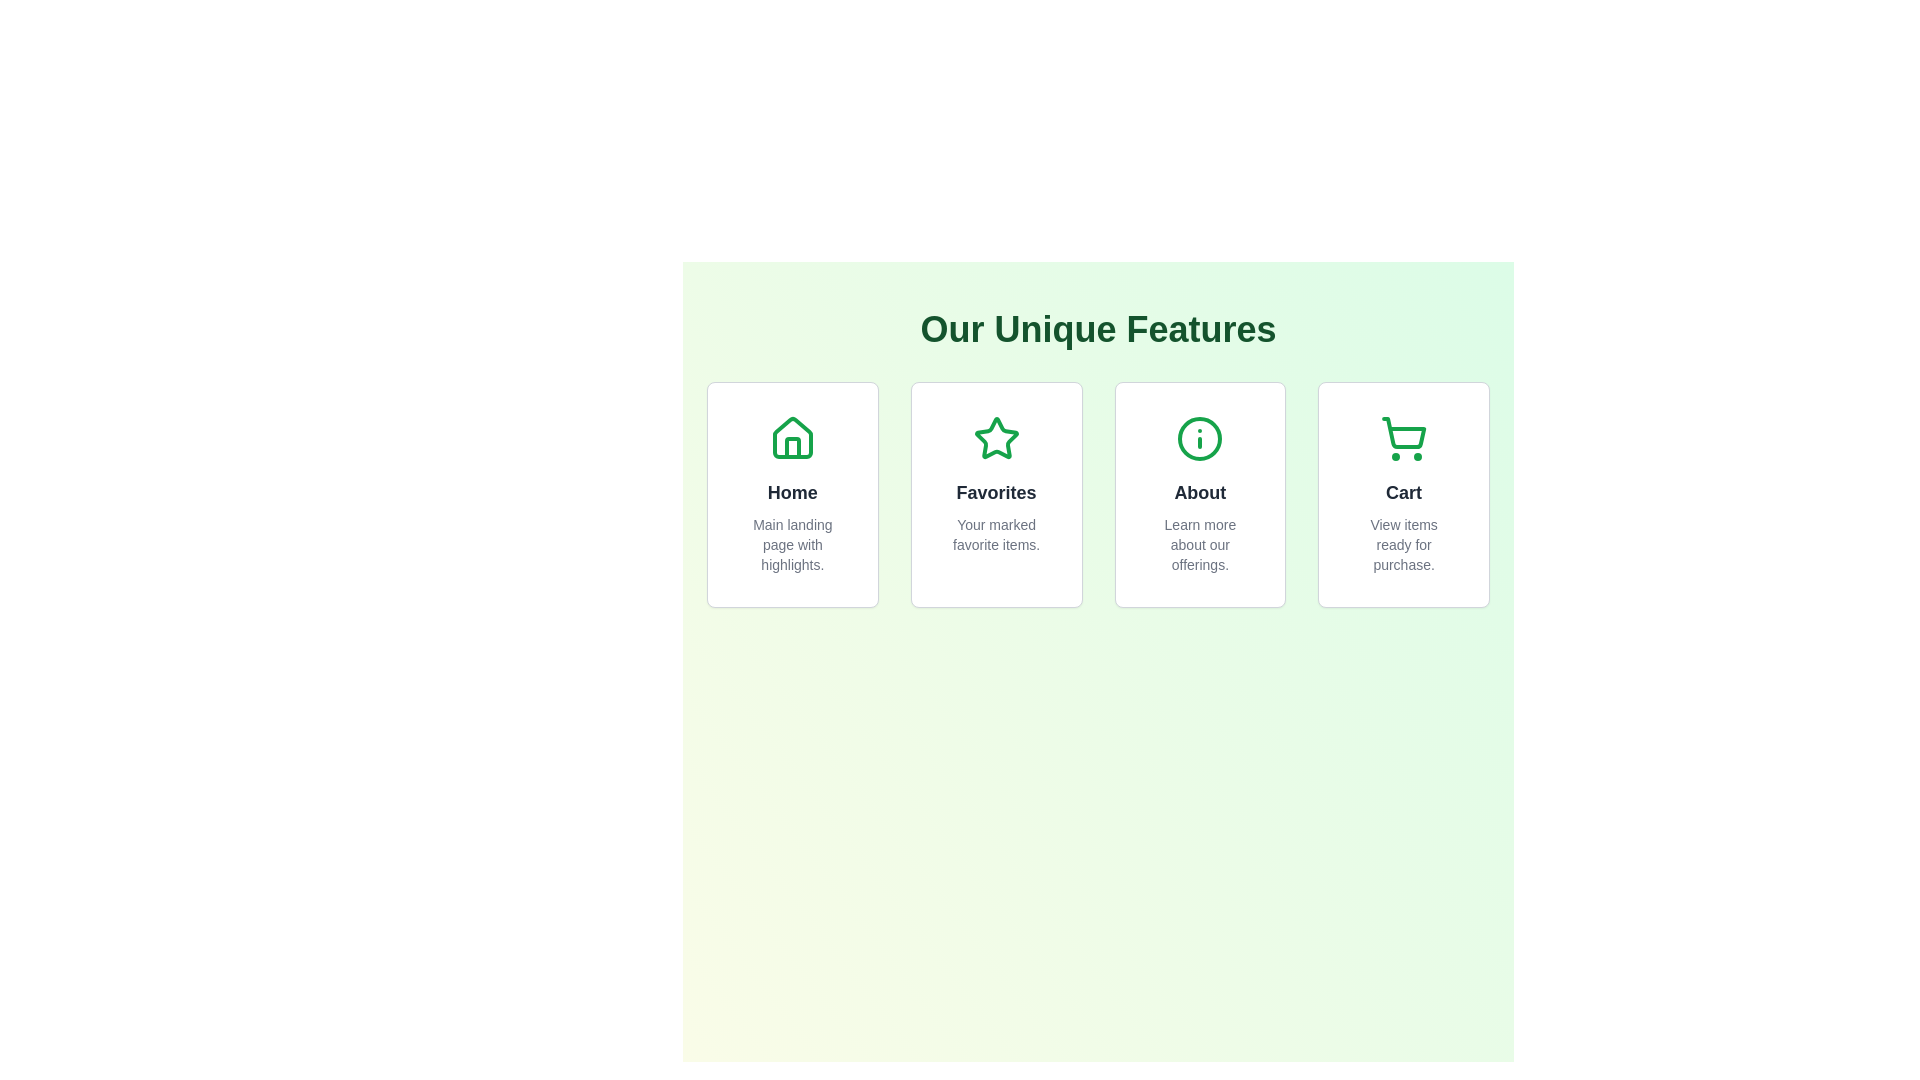 The image size is (1920, 1080). I want to click on the house-shaped icon with a green outline and white interior located at the upper part of the 'Home' card, so click(791, 438).